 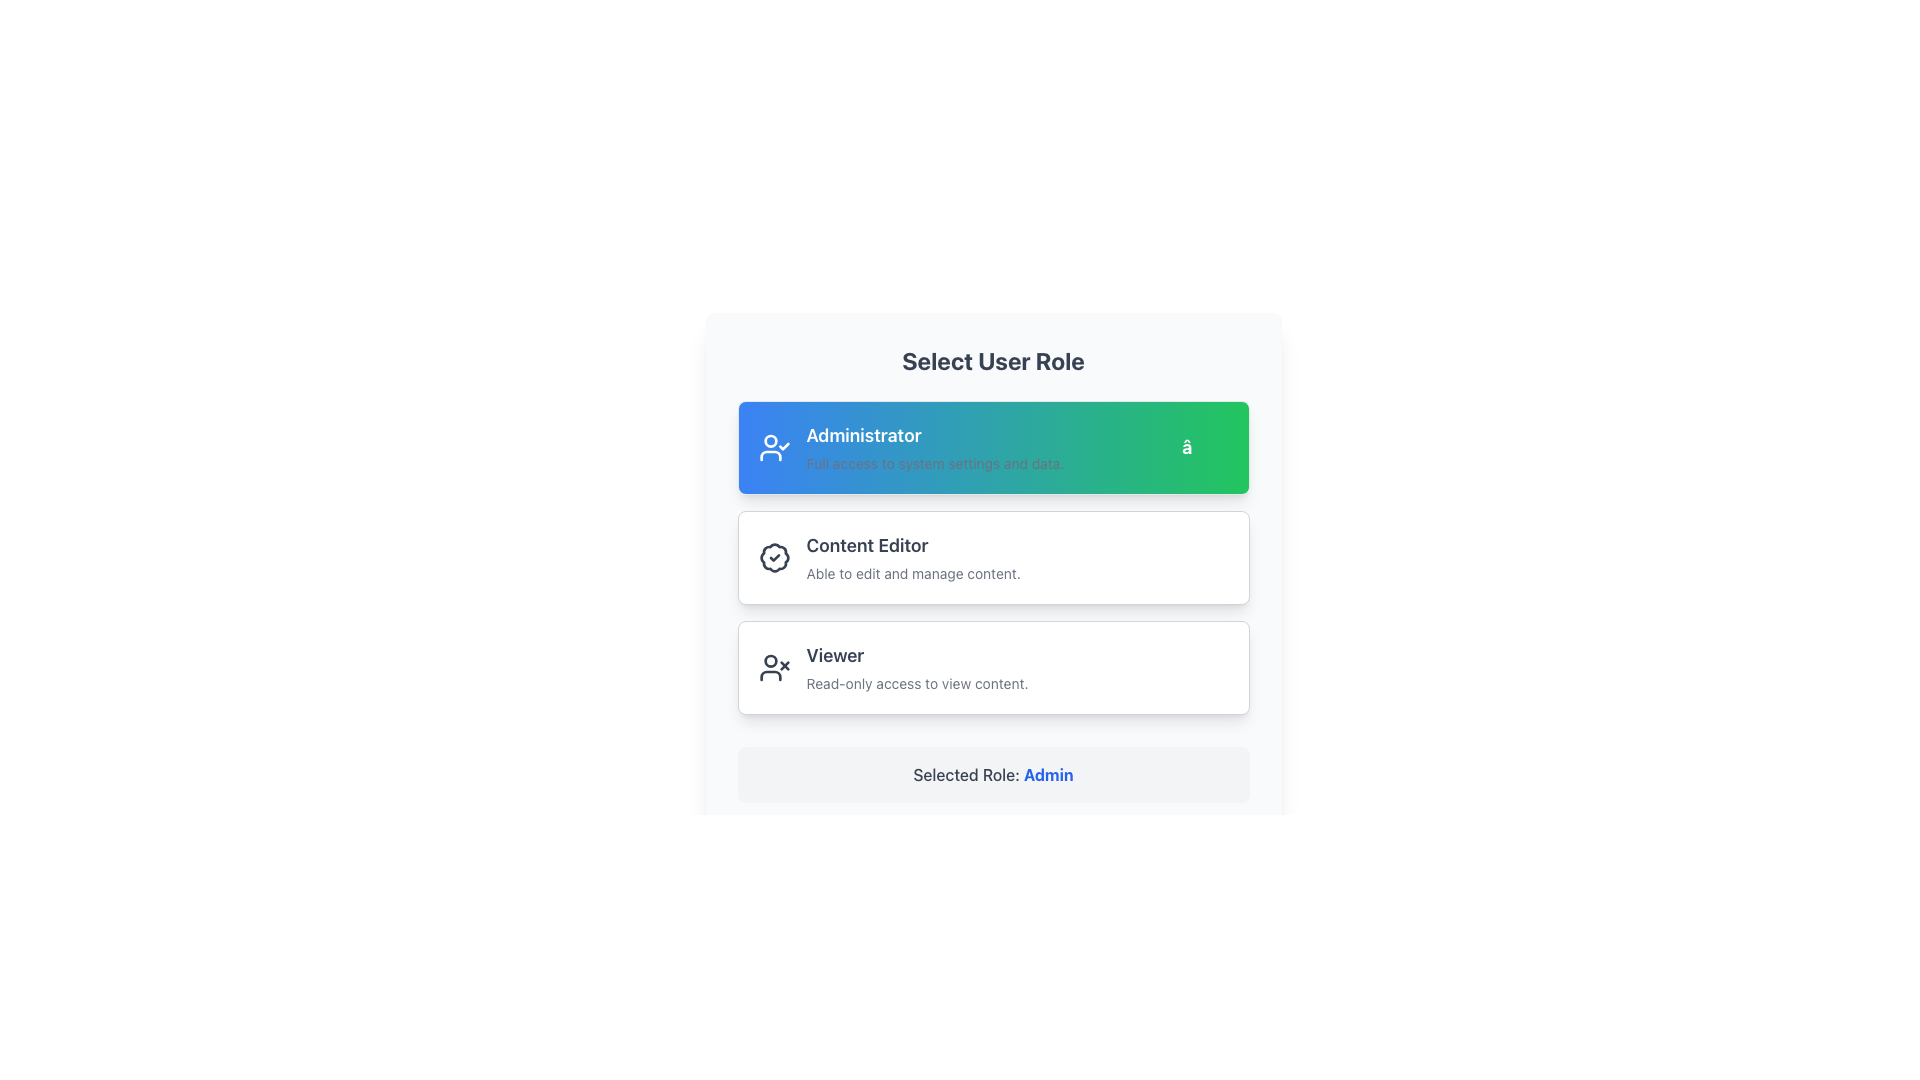 What do you see at coordinates (993, 774) in the screenshot?
I see `the Text Display Box that displays 'Selected Role: Admin' with a light gray background and rounded corners, located at the bottom of the role selection card` at bounding box center [993, 774].